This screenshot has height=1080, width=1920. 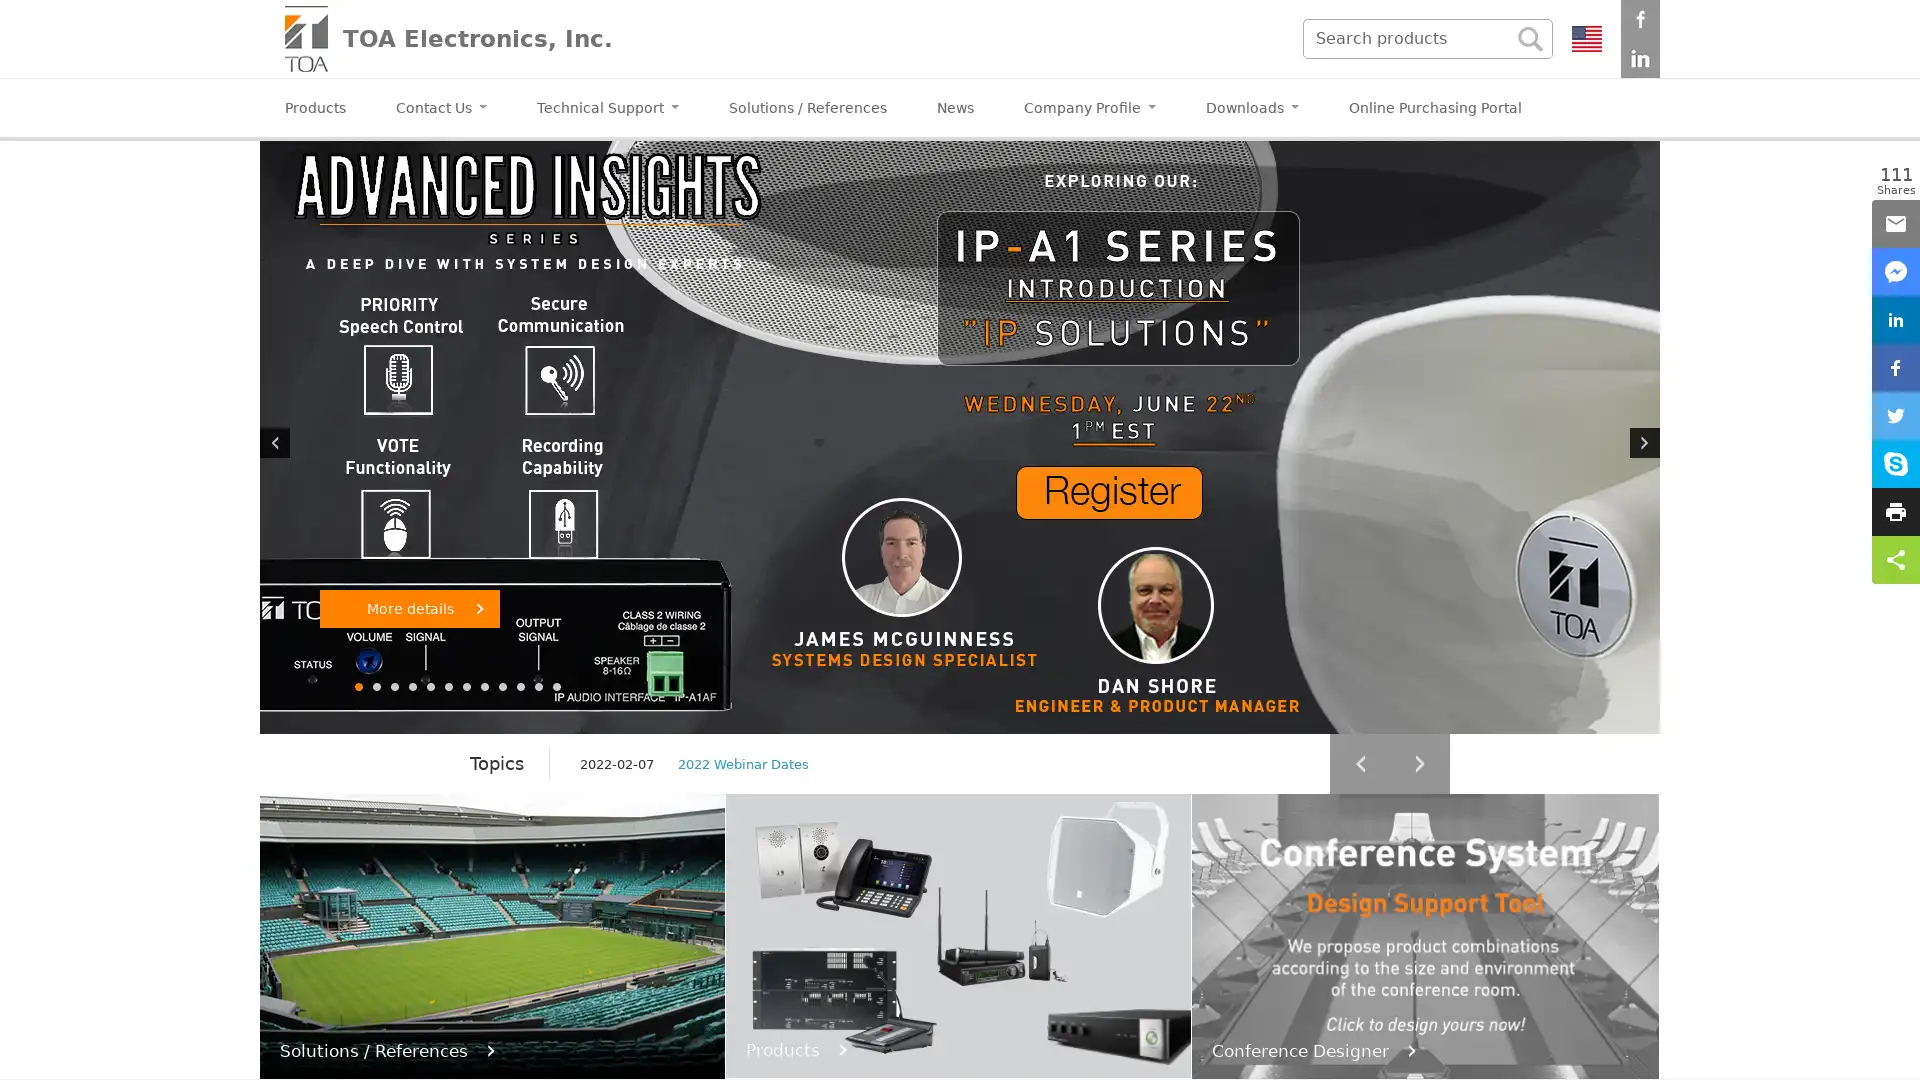 I want to click on 9, so click(x=504, y=685).